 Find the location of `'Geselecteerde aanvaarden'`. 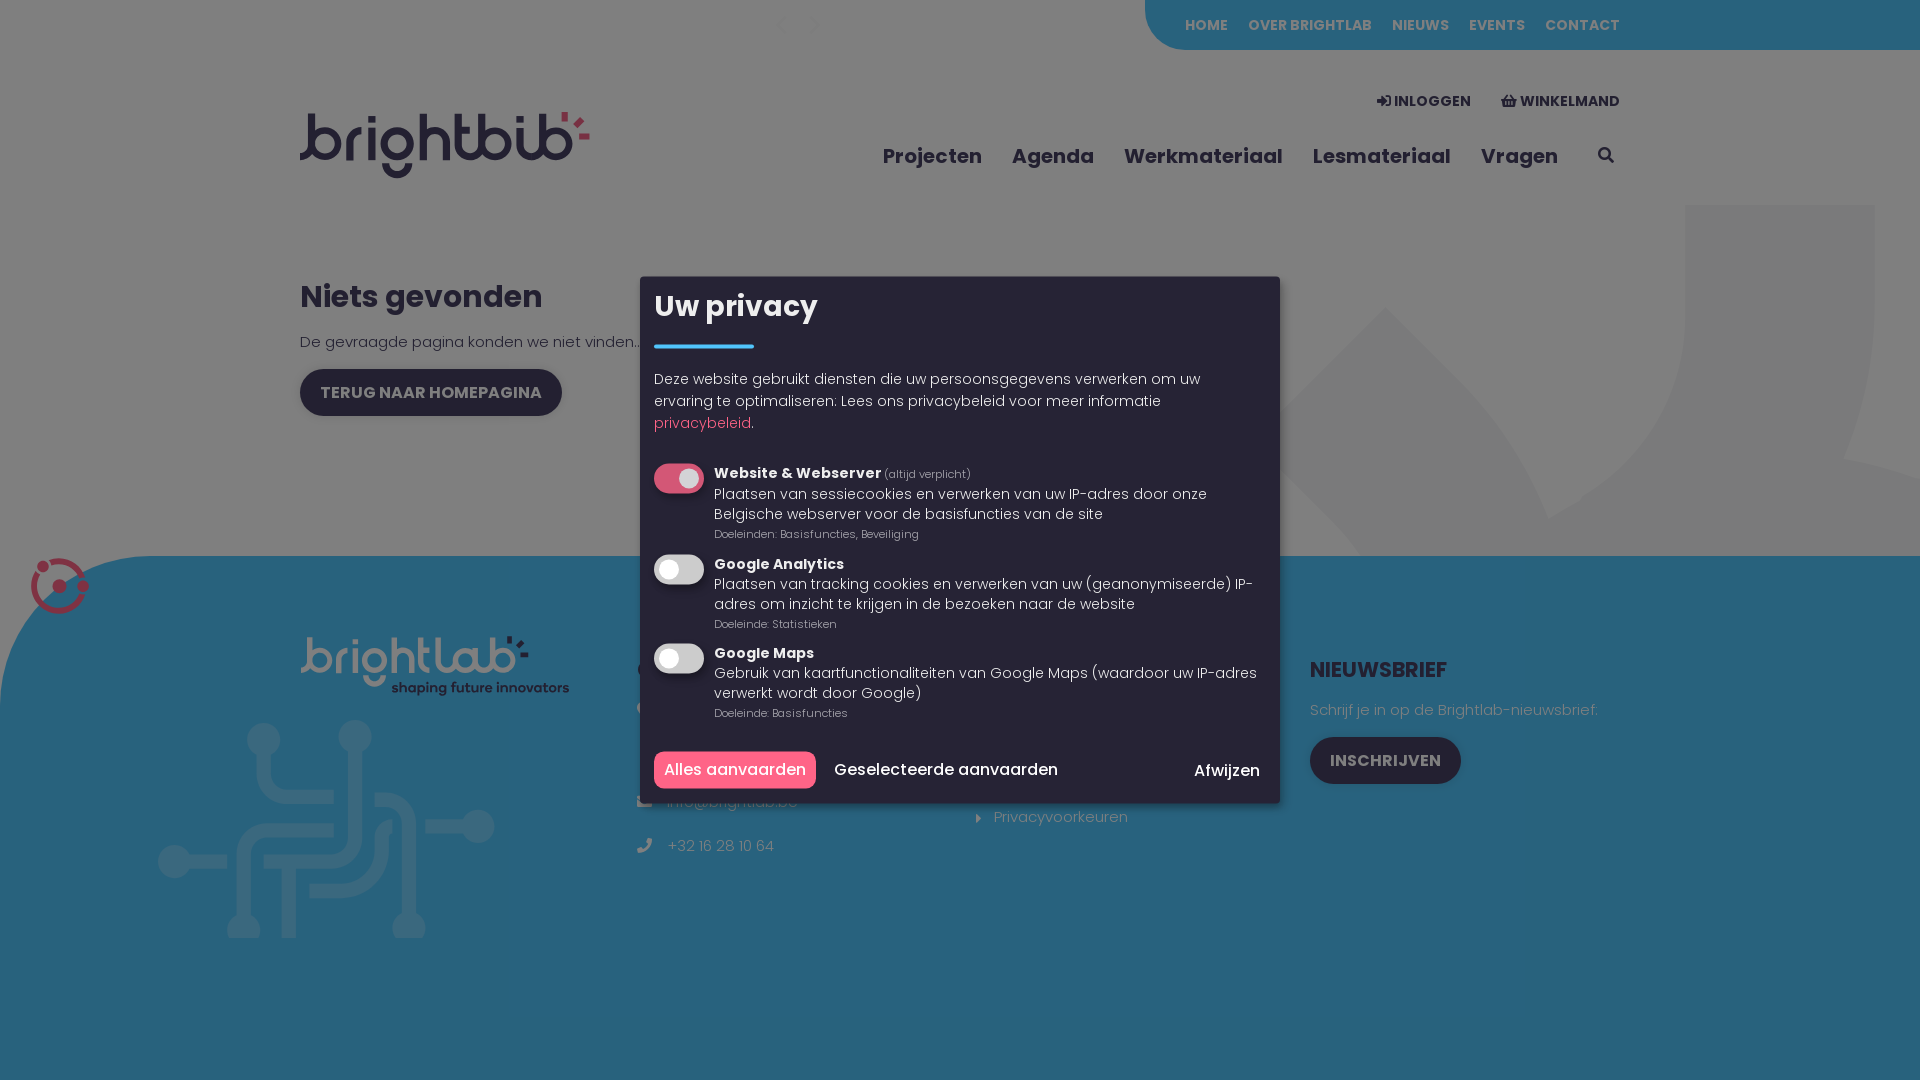

'Geselecteerde aanvaarden' is located at coordinates (944, 769).